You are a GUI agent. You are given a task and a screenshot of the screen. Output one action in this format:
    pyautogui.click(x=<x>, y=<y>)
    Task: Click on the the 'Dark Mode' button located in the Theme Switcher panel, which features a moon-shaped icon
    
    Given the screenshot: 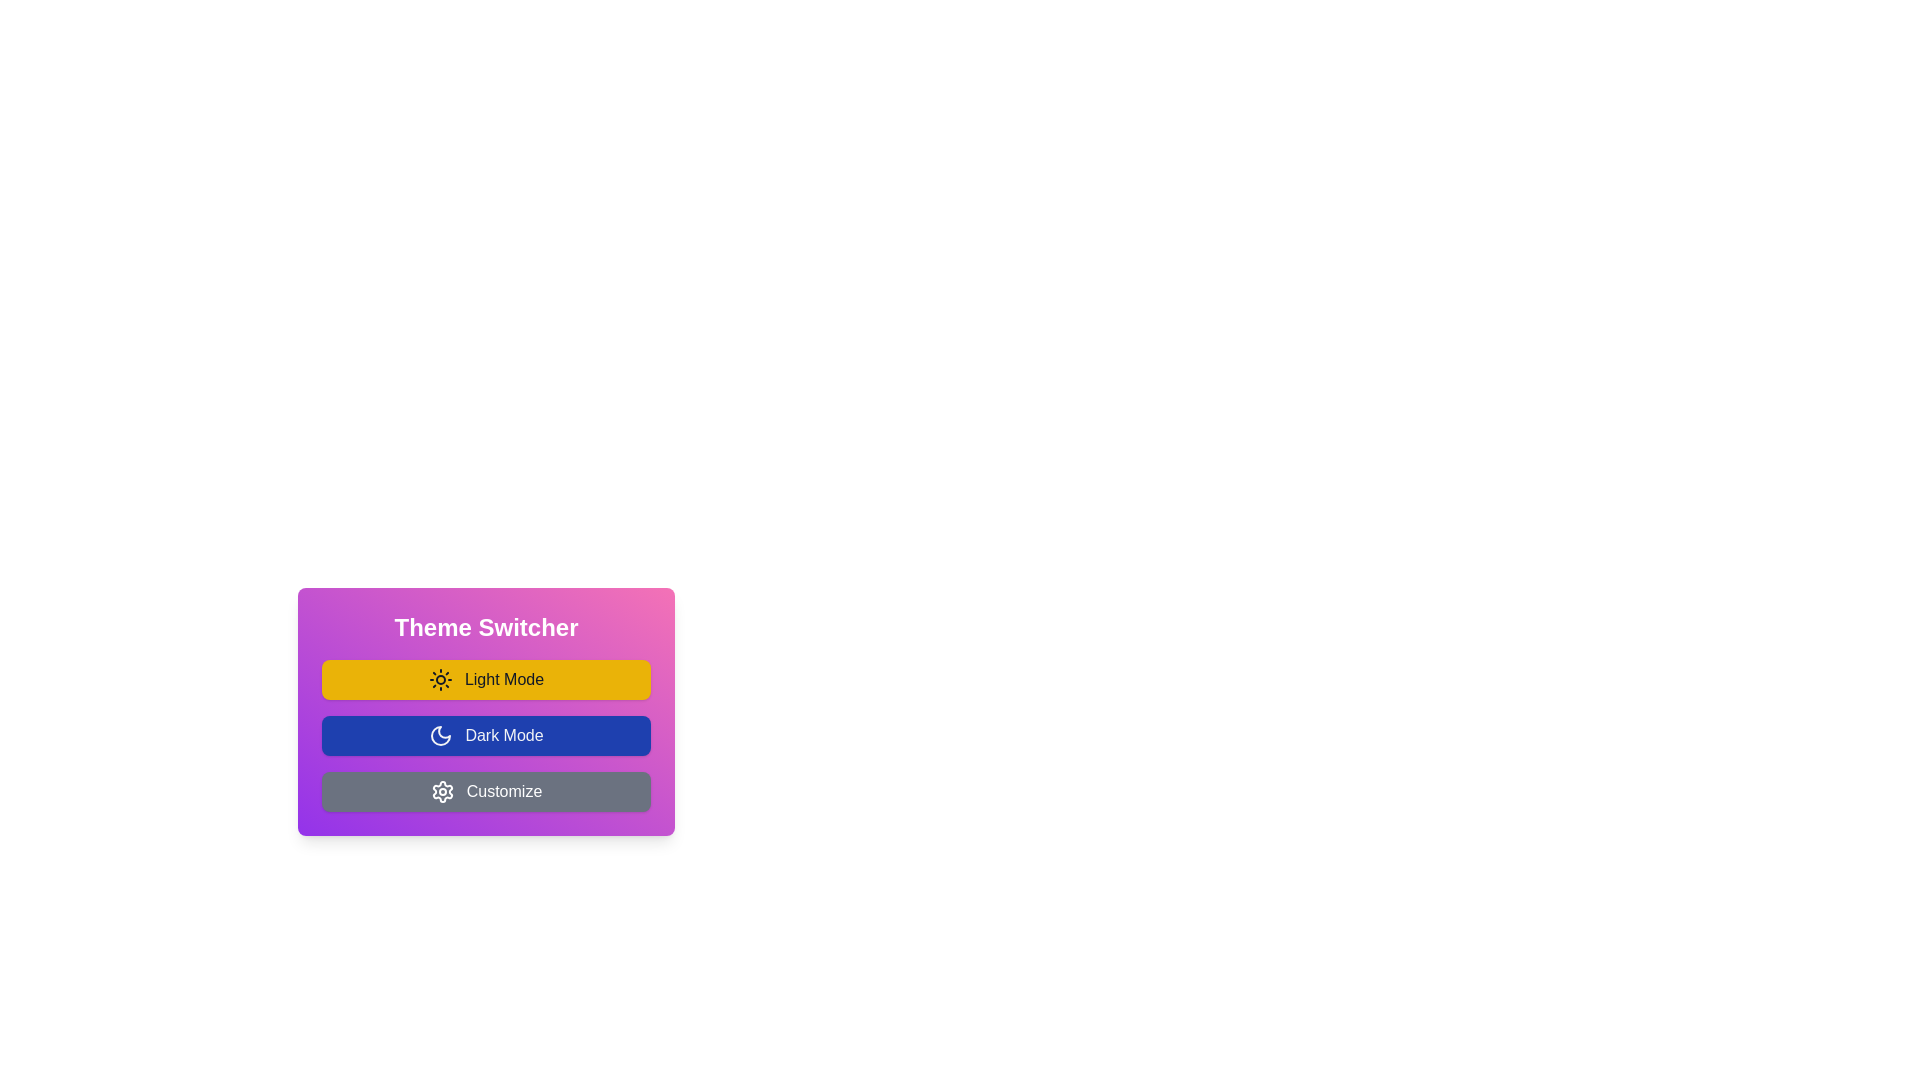 What is the action you would take?
    pyautogui.click(x=440, y=736)
    